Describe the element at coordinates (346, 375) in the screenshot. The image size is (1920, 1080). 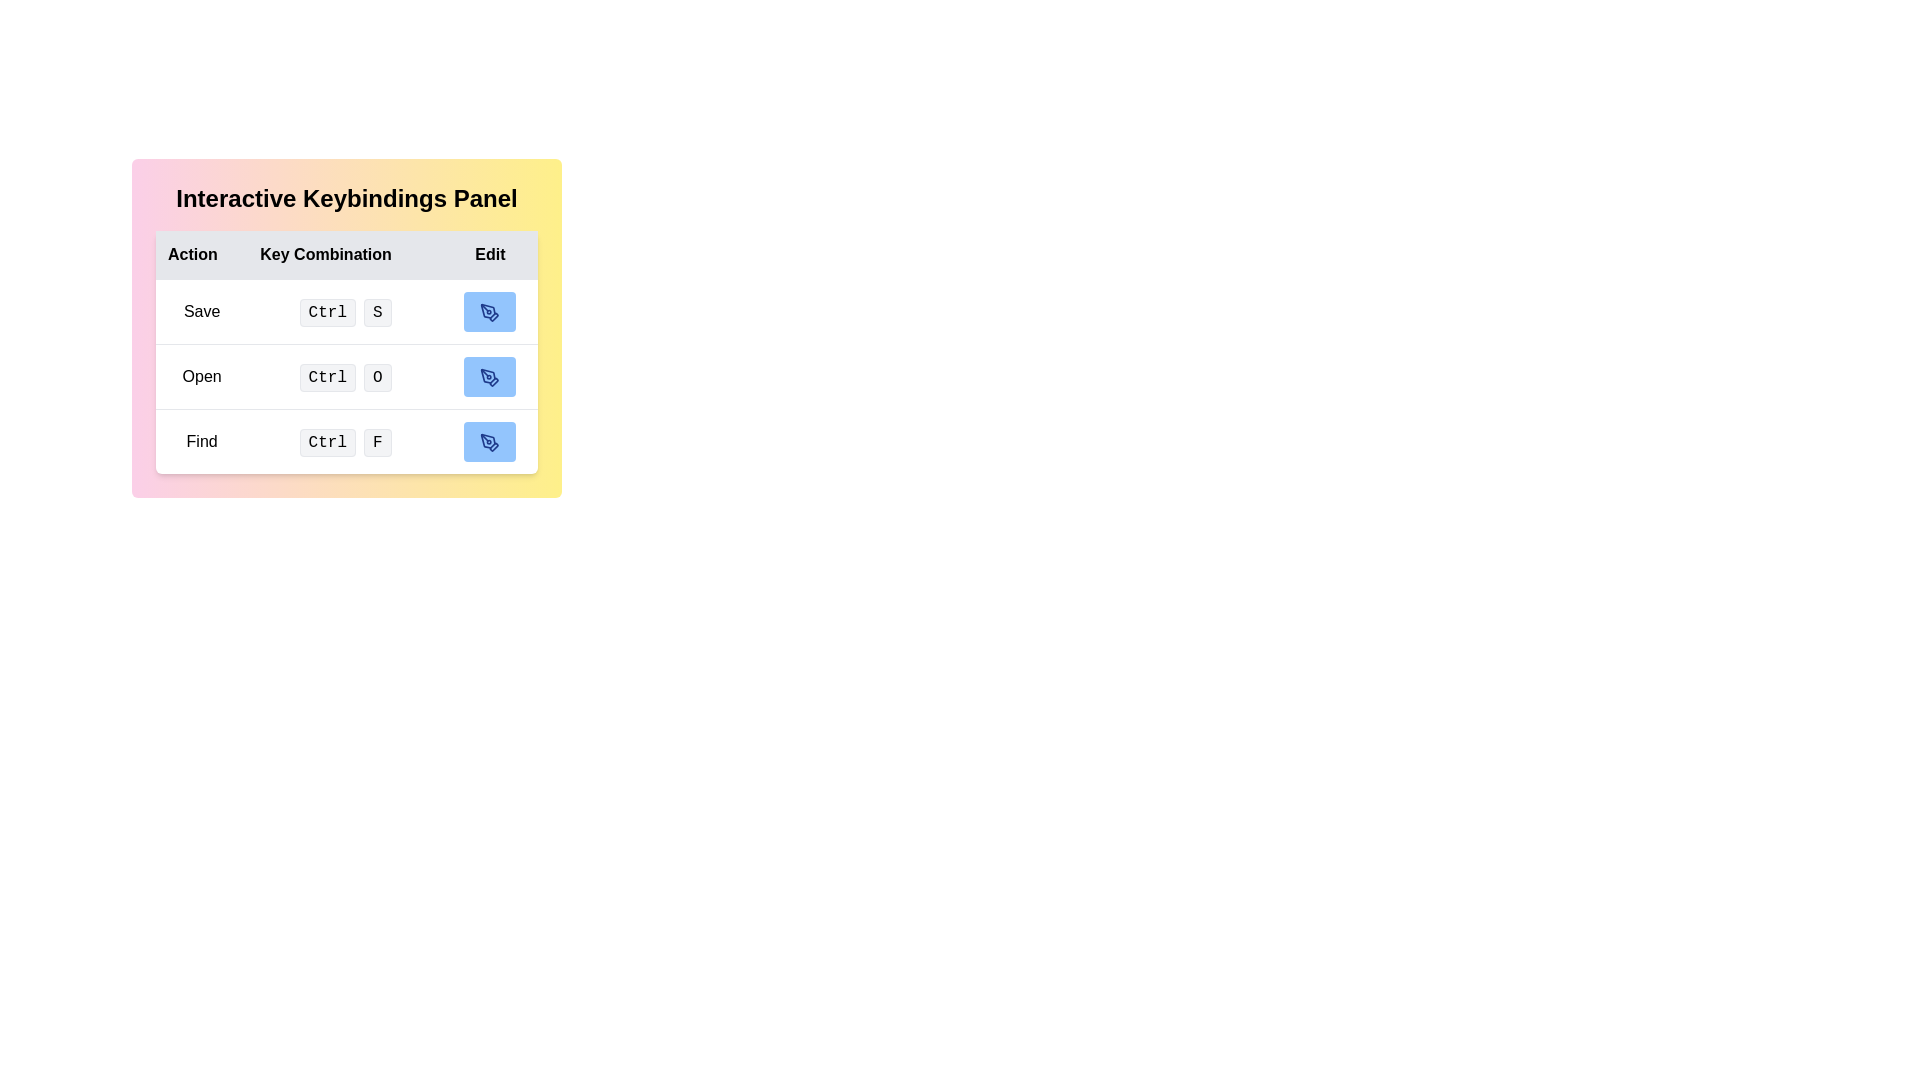
I see `the second row of the table representing the shortcut key setting for the 'Open' command` at that location.